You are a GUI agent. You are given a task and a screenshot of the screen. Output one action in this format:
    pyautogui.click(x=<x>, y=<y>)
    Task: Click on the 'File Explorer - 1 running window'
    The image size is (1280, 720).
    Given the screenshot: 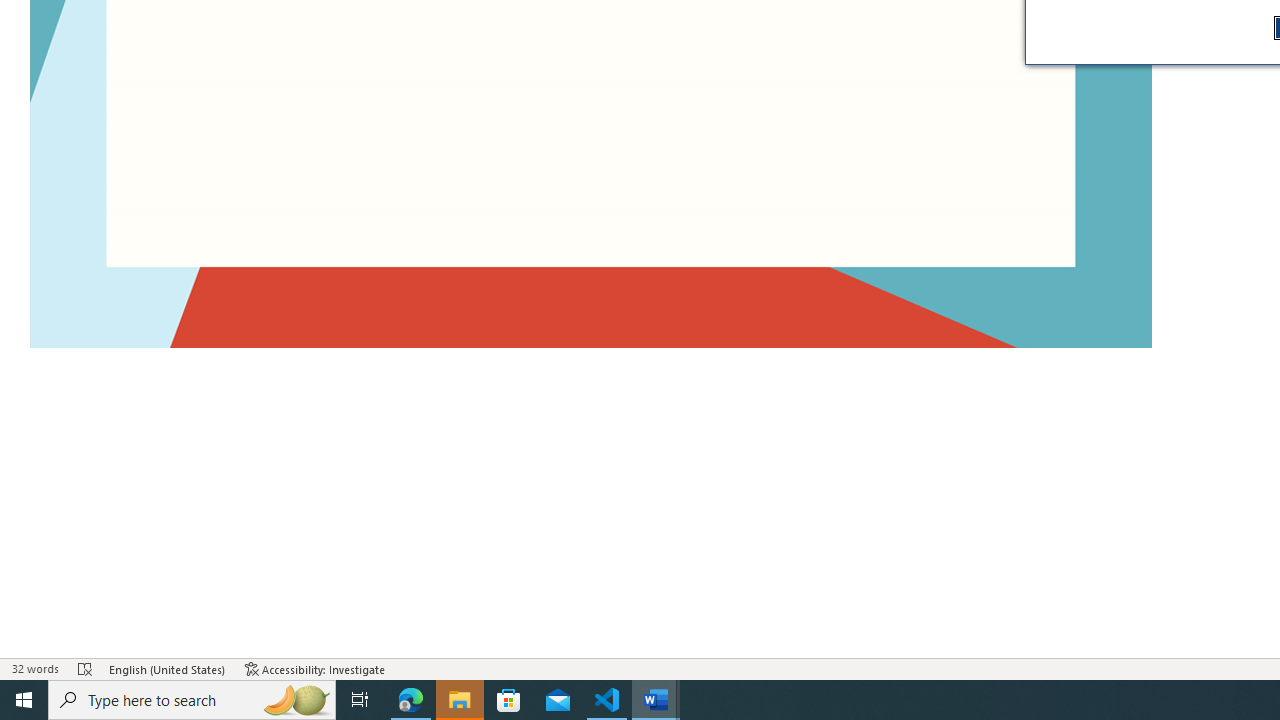 What is the action you would take?
    pyautogui.click(x=459, y=698)
    